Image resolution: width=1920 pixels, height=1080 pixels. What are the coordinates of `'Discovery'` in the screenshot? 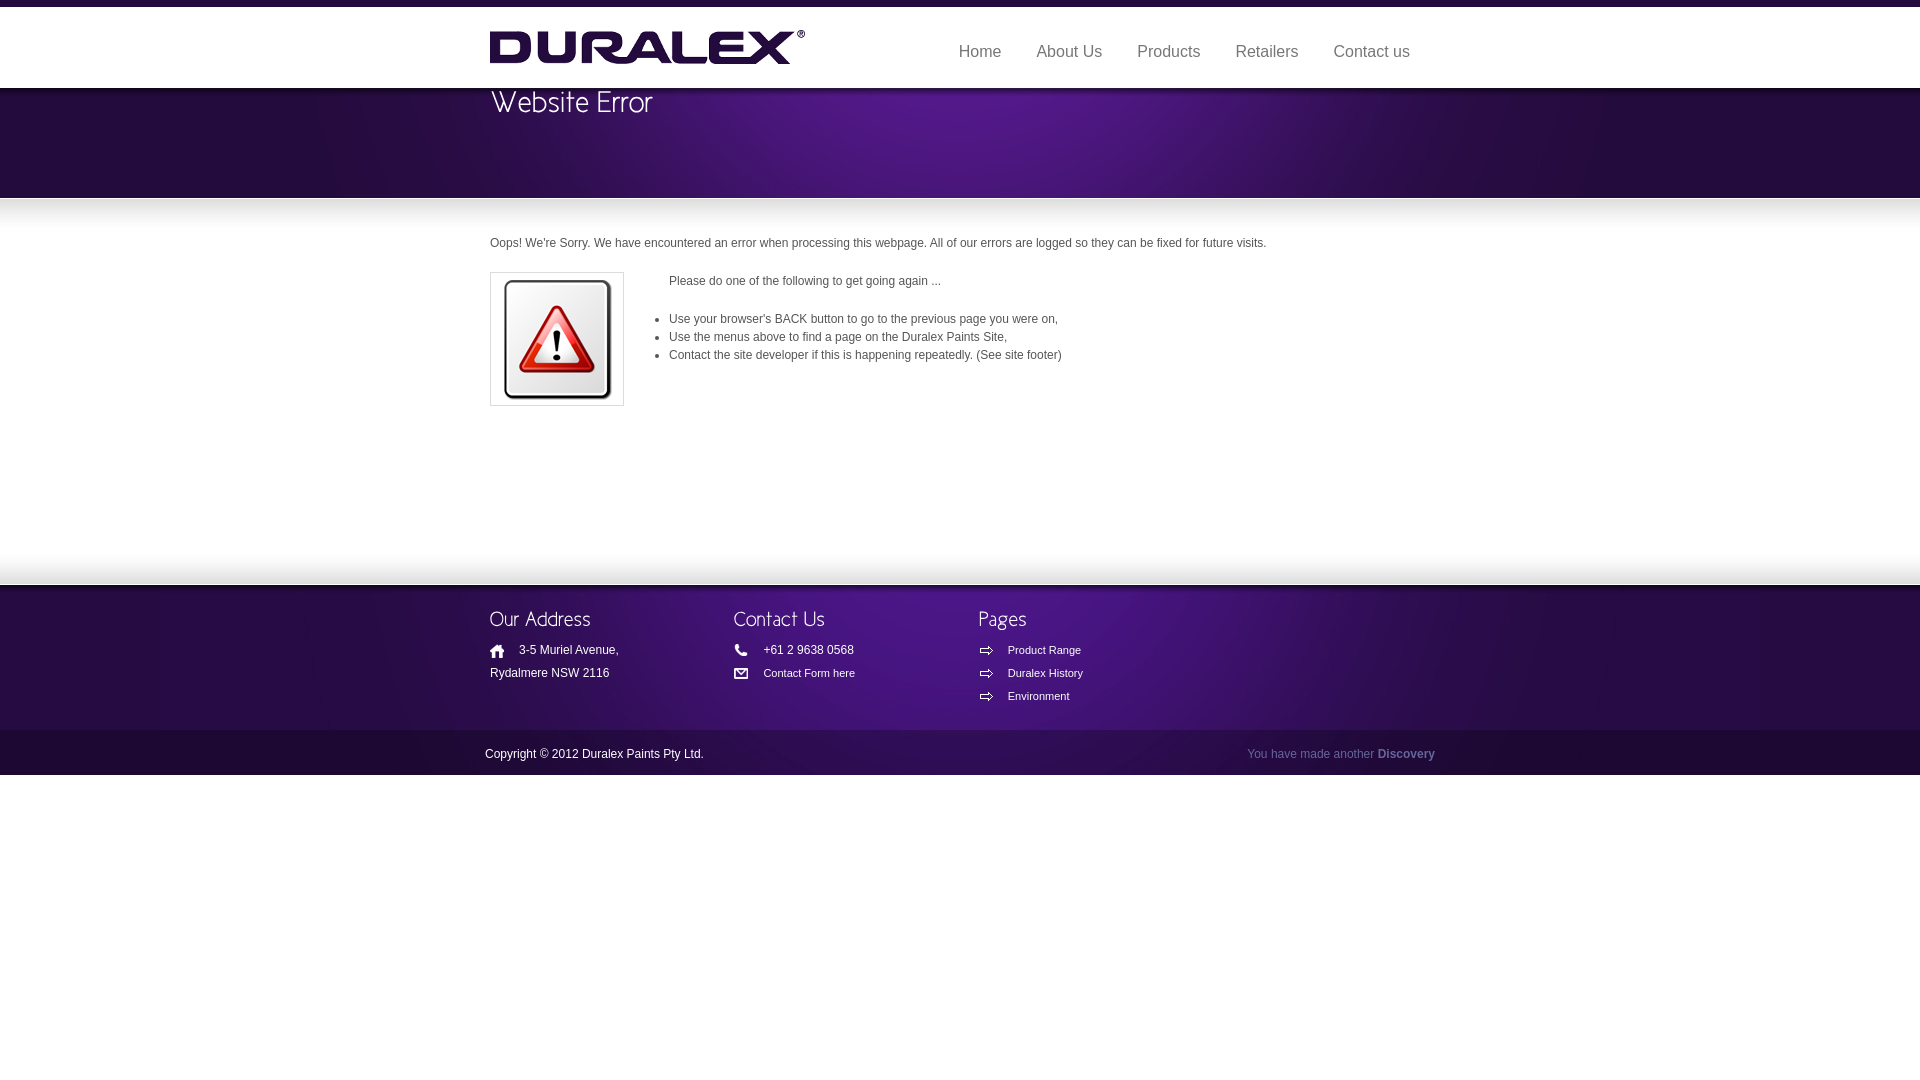 It's located at (1405, 753).